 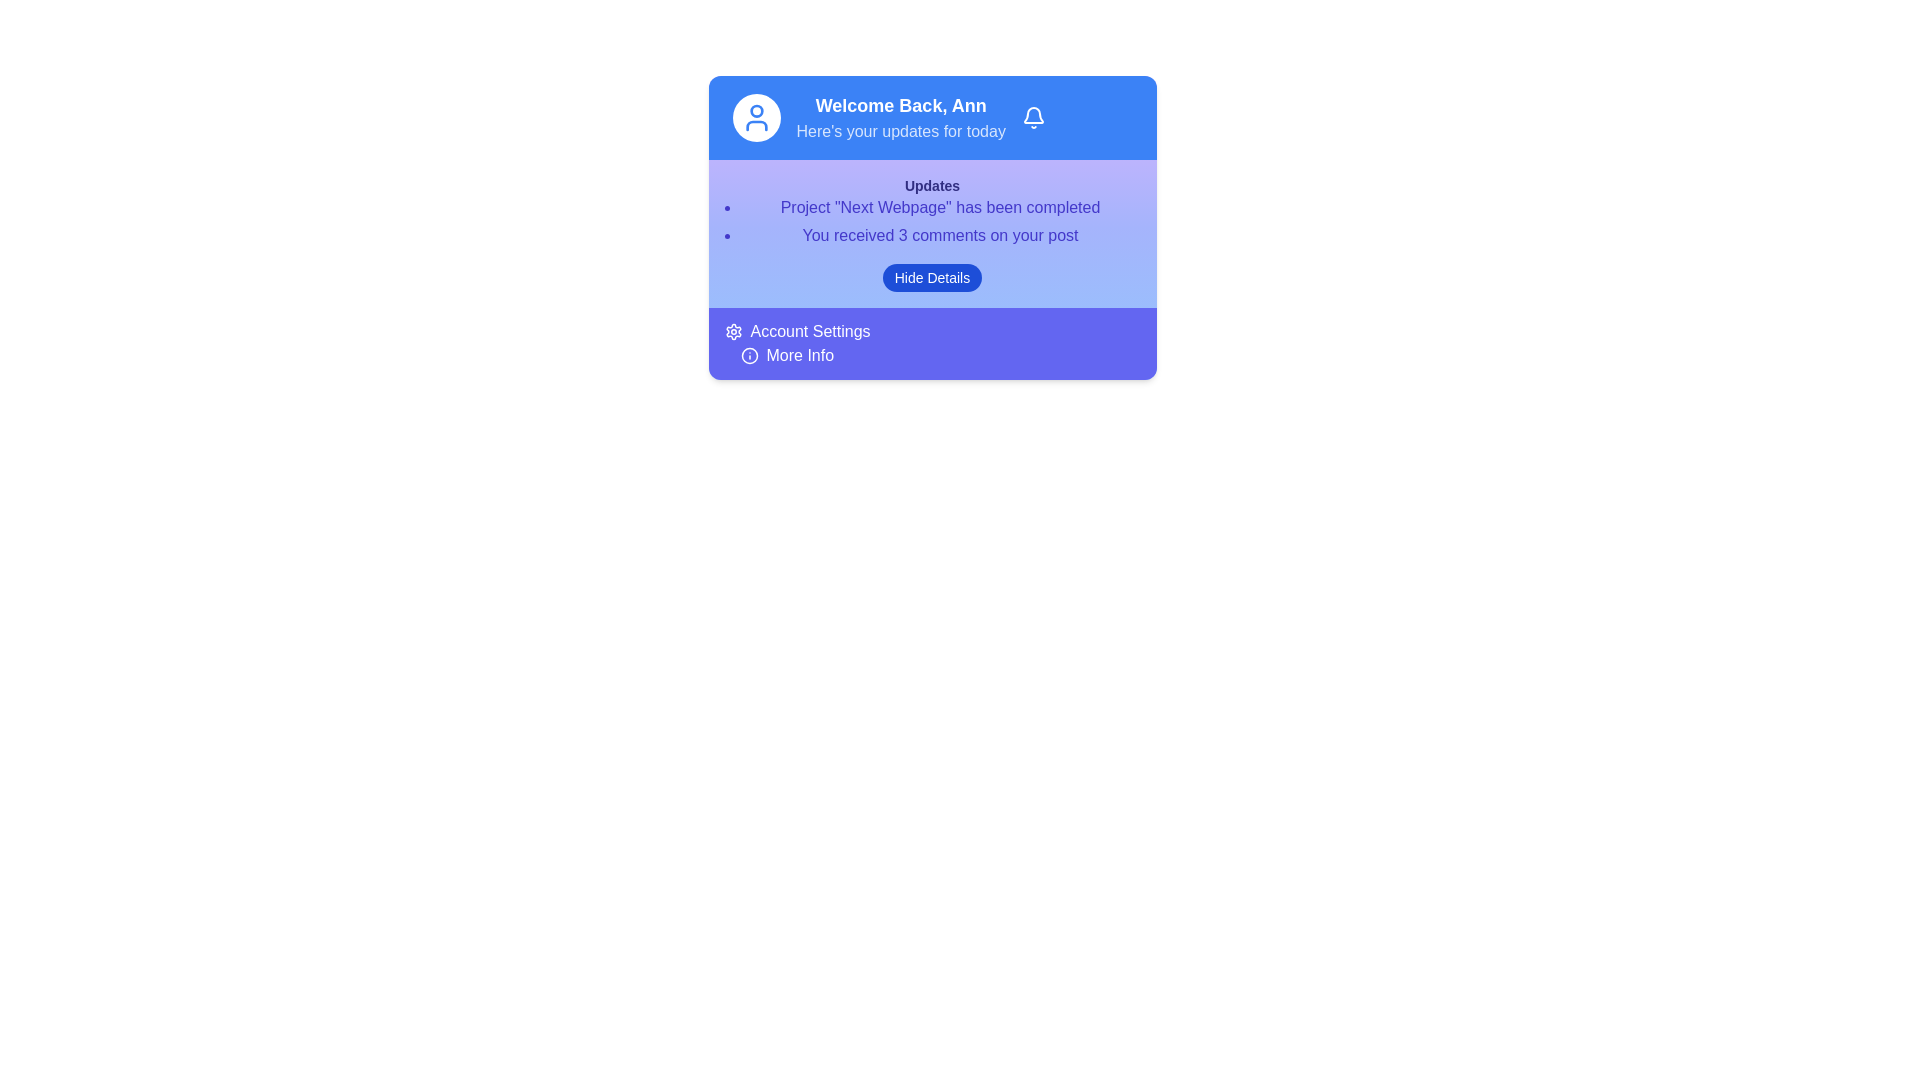 What do you see at coordinates (796, 330) in the screenshot?
I see `the 'Account Settings' button, which features a gear icon on the left and white text on a solid blue background` at bounding box center [796, 330].